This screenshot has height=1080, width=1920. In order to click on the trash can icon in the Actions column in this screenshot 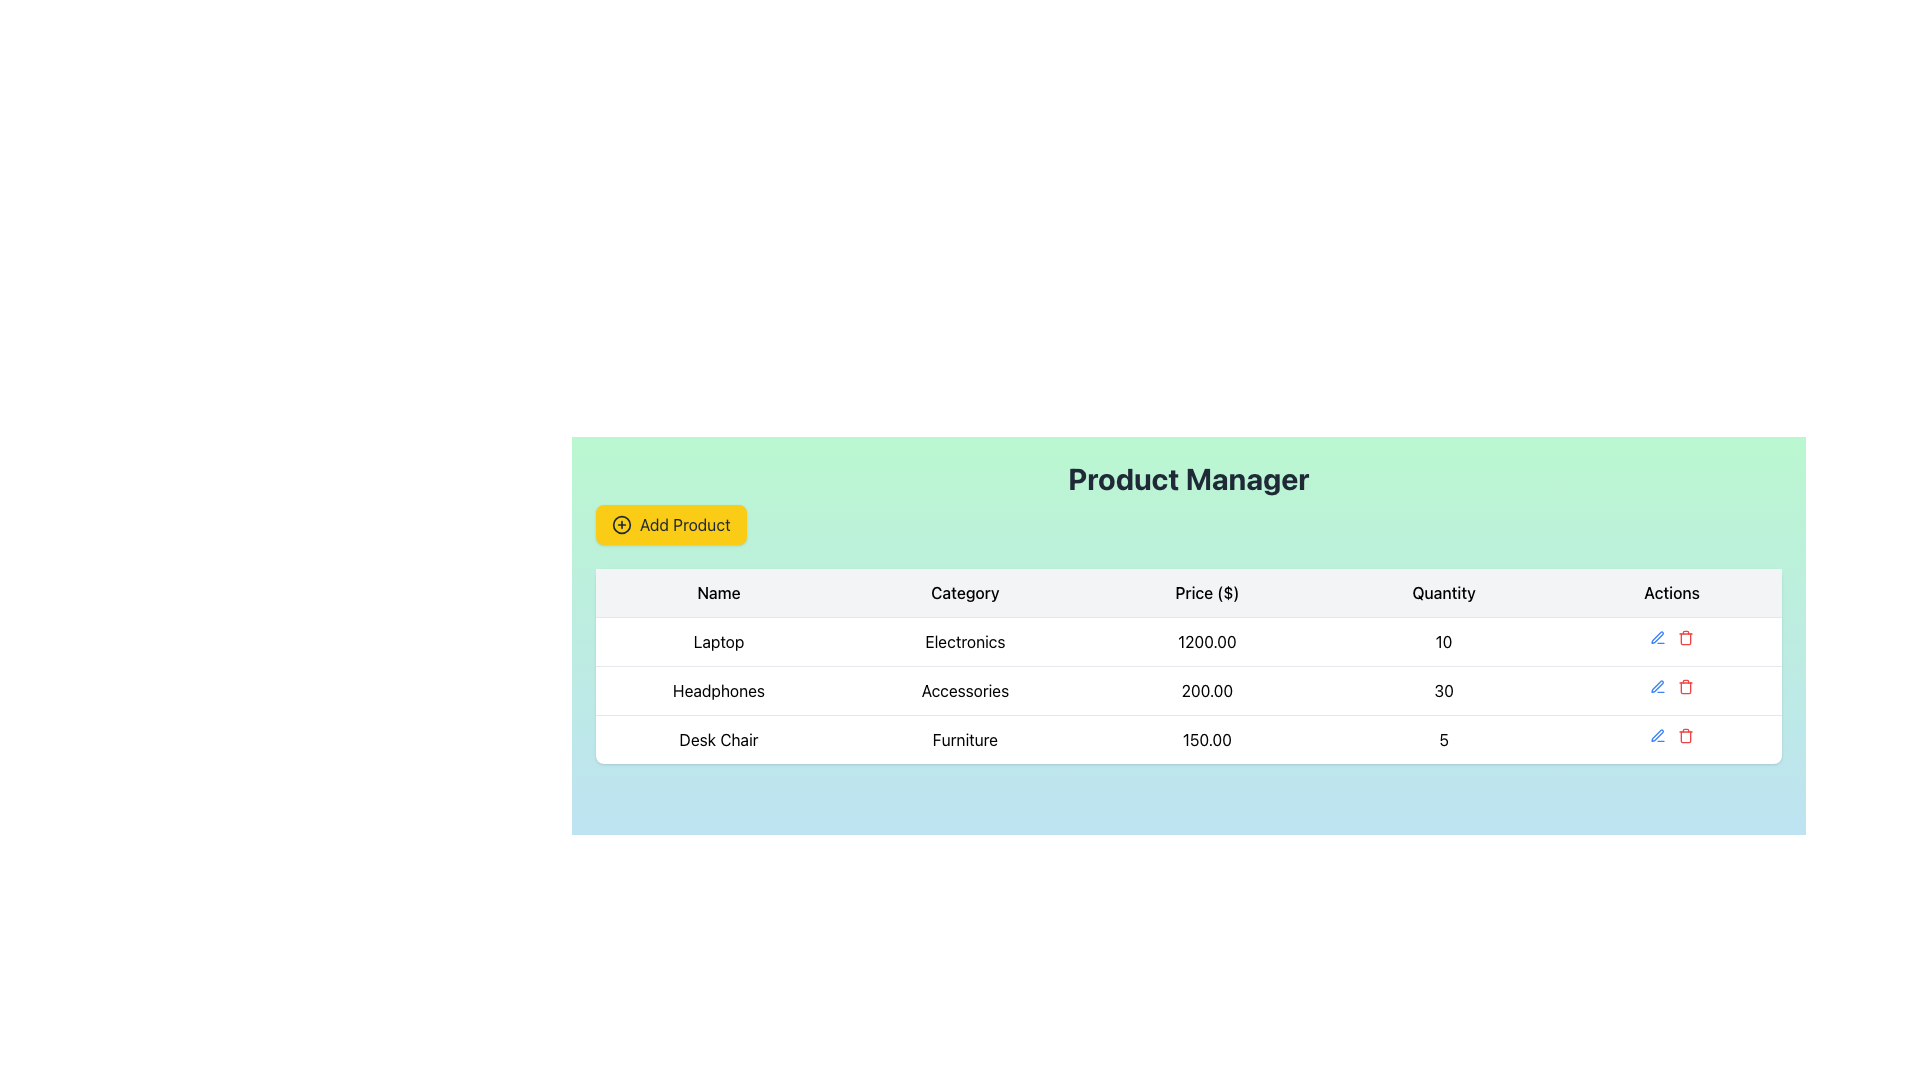, I will do `click(1684, 637)`.